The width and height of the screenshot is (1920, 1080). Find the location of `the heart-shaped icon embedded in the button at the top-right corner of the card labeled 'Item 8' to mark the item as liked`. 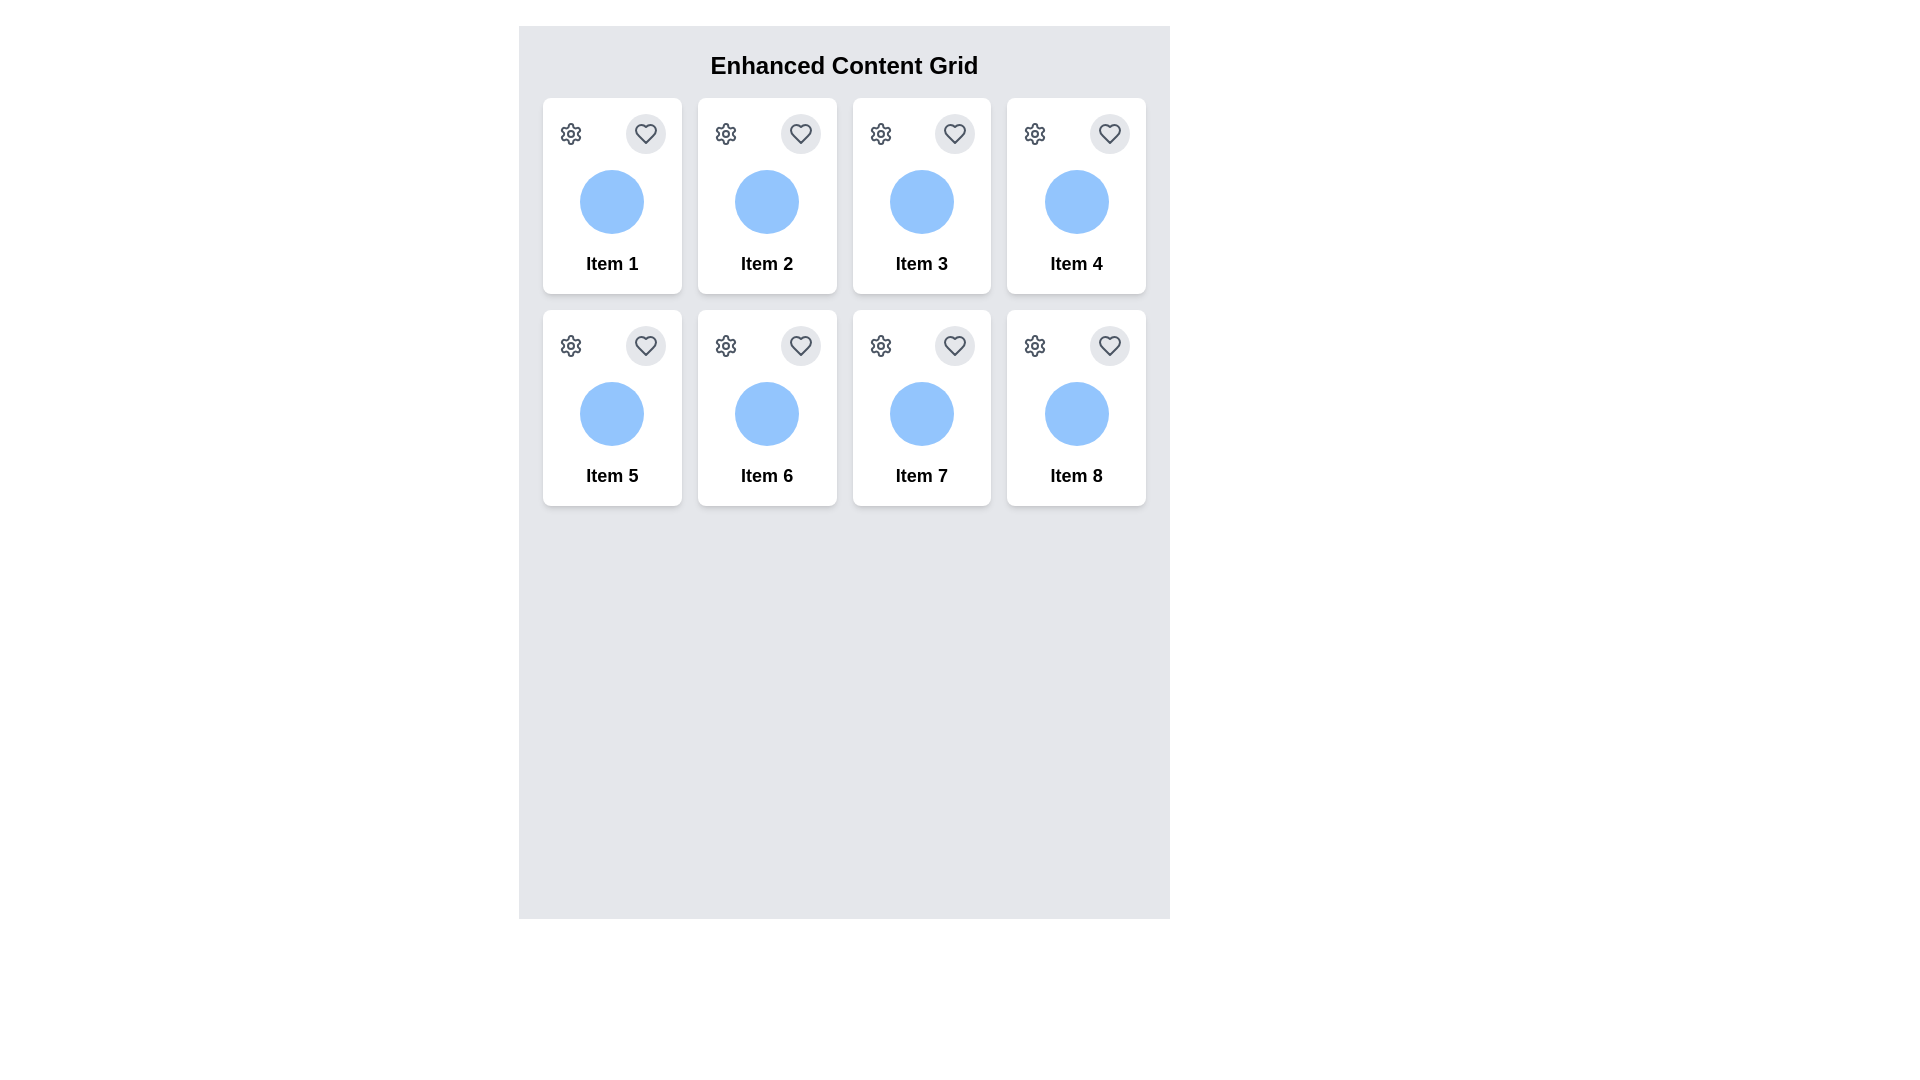

the heart-shaped icon embedded in the button at the top-right corner of the card labeled 'Item 8' to mark the item as liked is located at coordinates (1108, 345).